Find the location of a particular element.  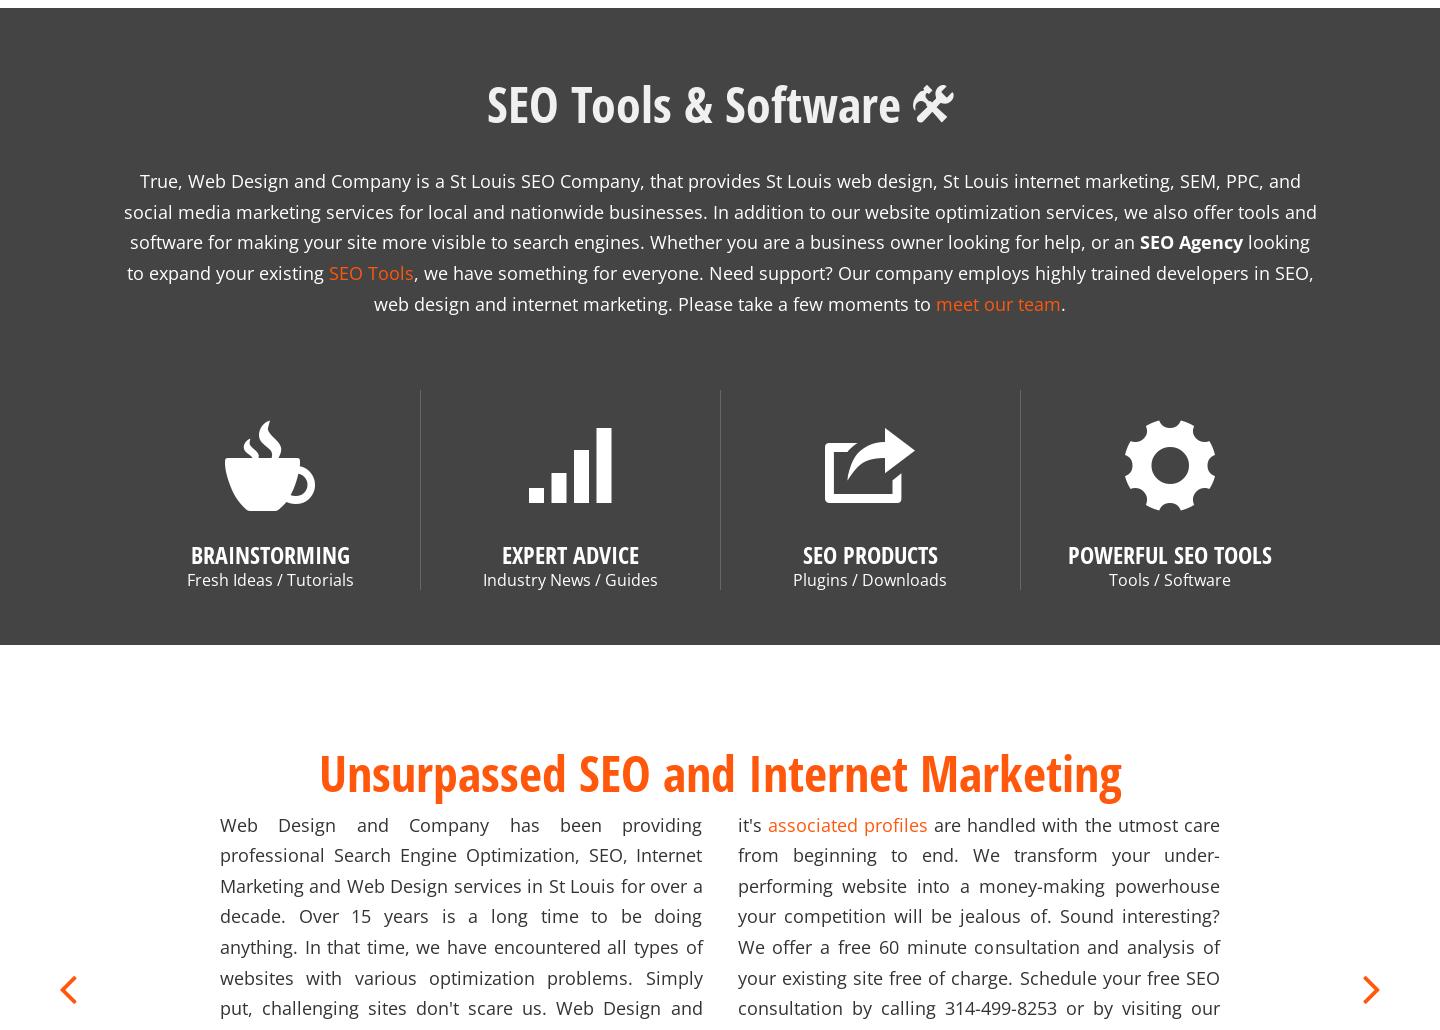

', we have something for everyone. Need support? Our company employs highly trained developers in SEO, web design and internet marketing. Please take a few moments to' is located at coordinates (842, 262).